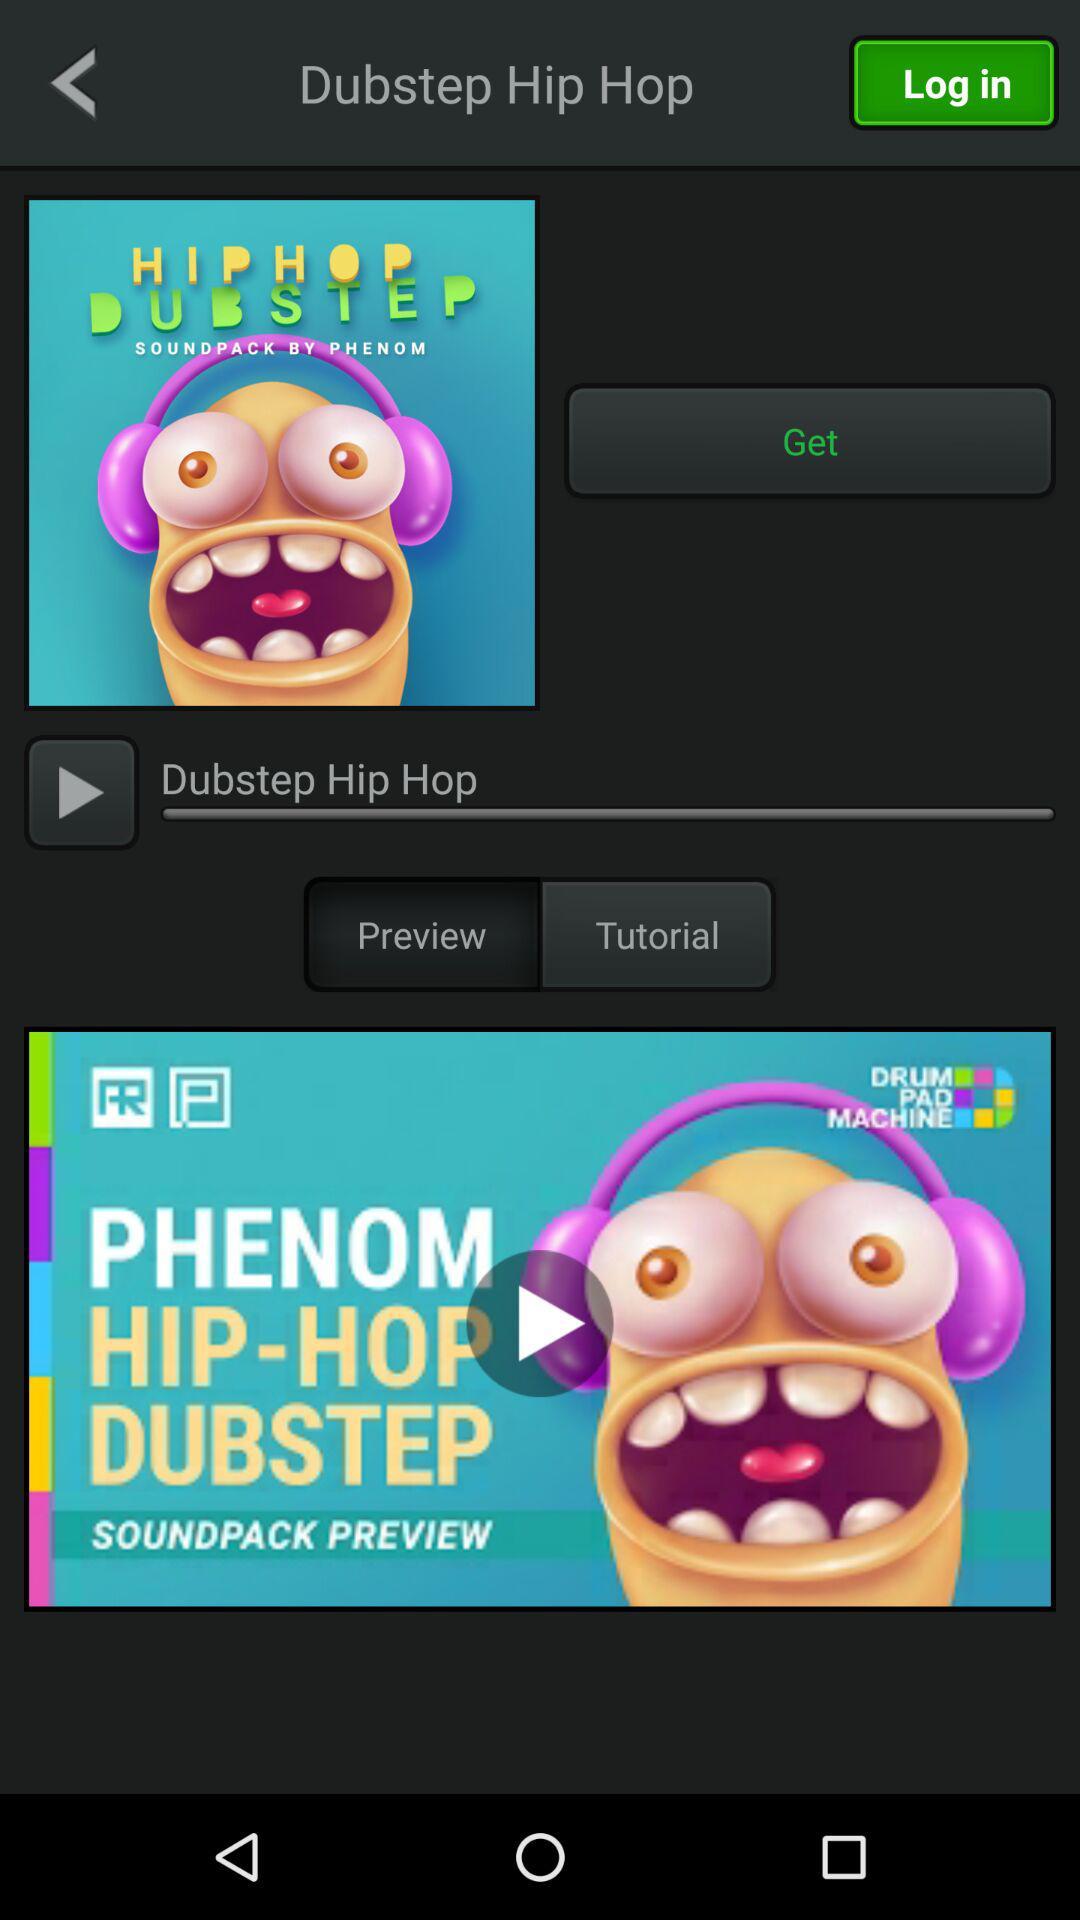 The image size is (1080, 1920). What do you see at coordinates (420, 933) in the screenshot?
I see `the preview` at bounding box center [420, 933].